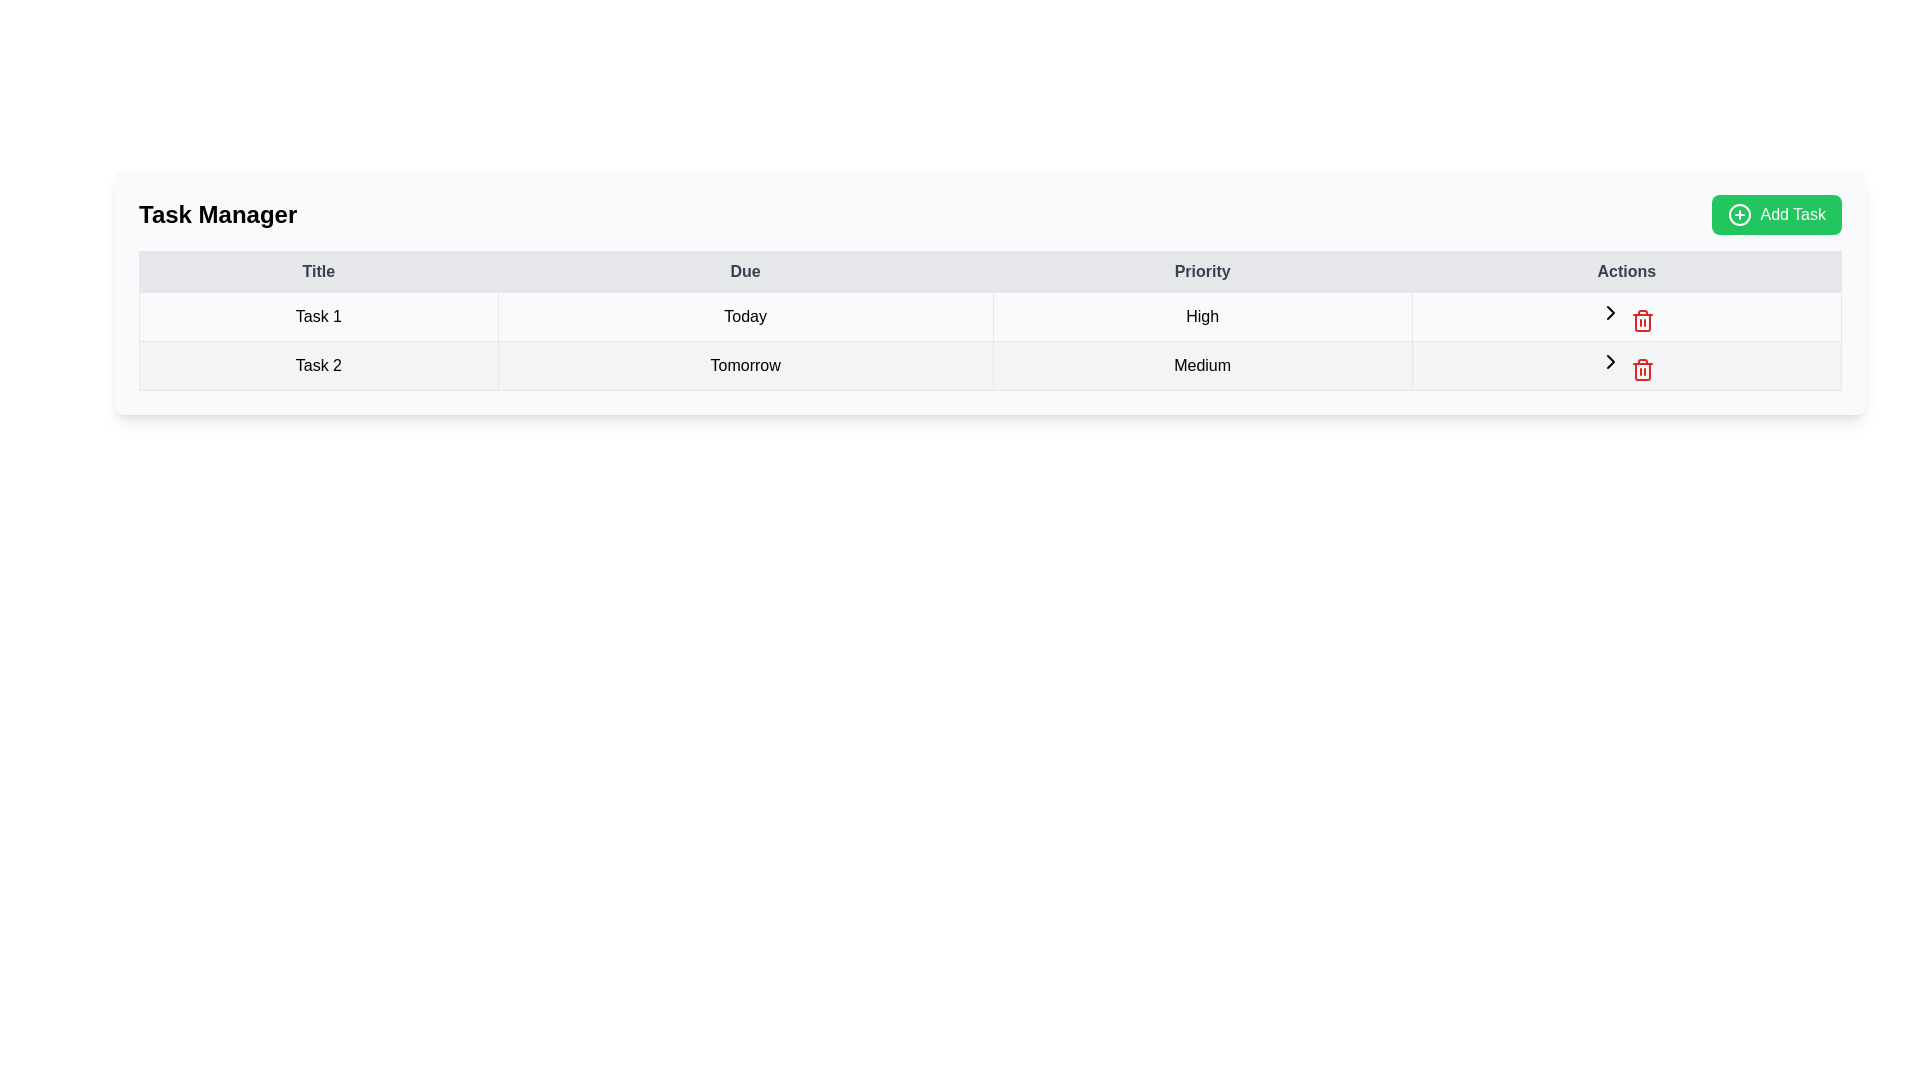 The height and width of the screenshot is (1080, 1920). I want to click on the text label displaying 'Due' which is part of the table header between 'Title' and 'Priority', so click(744, 272).